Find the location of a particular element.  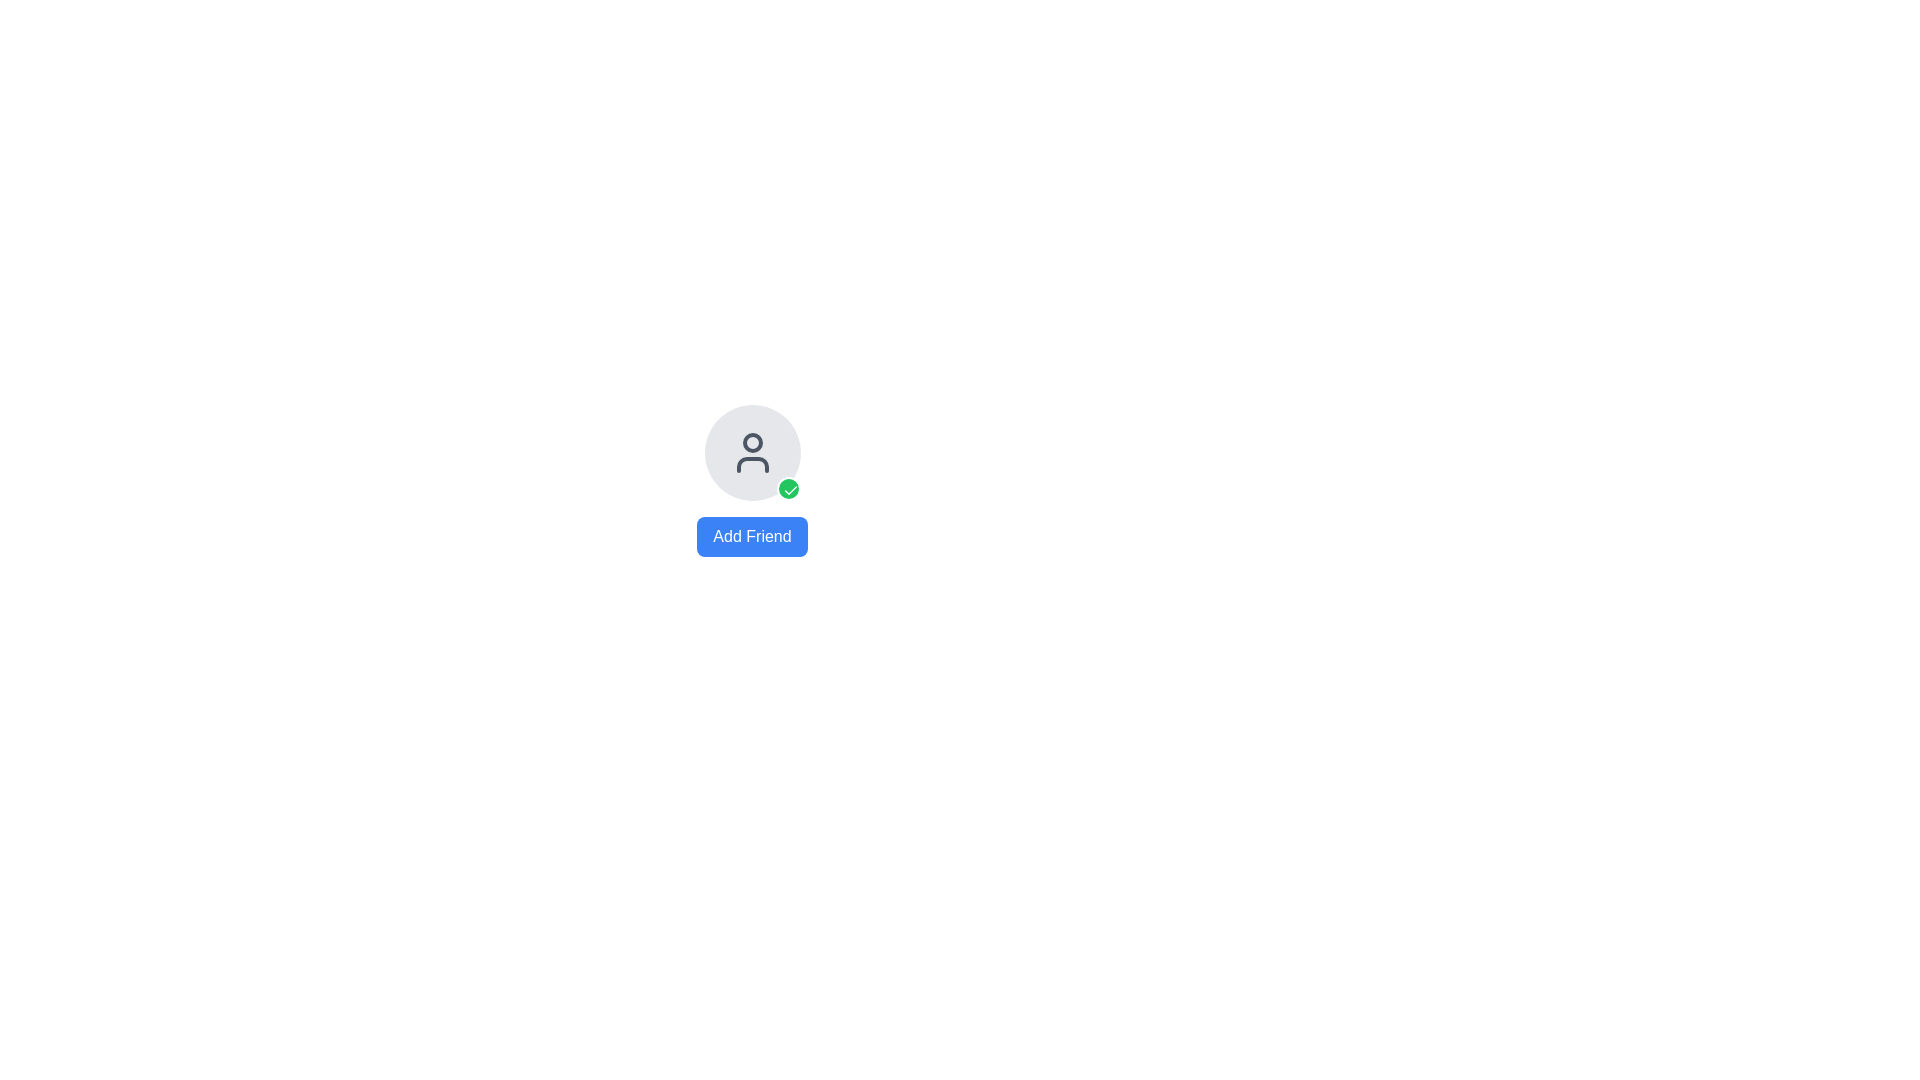

the user profile icon, which is represented as a dark gray outline of a head and shoulders on a light gray circular background, located in the center-left of the interface is located at coordinates (751, 452).